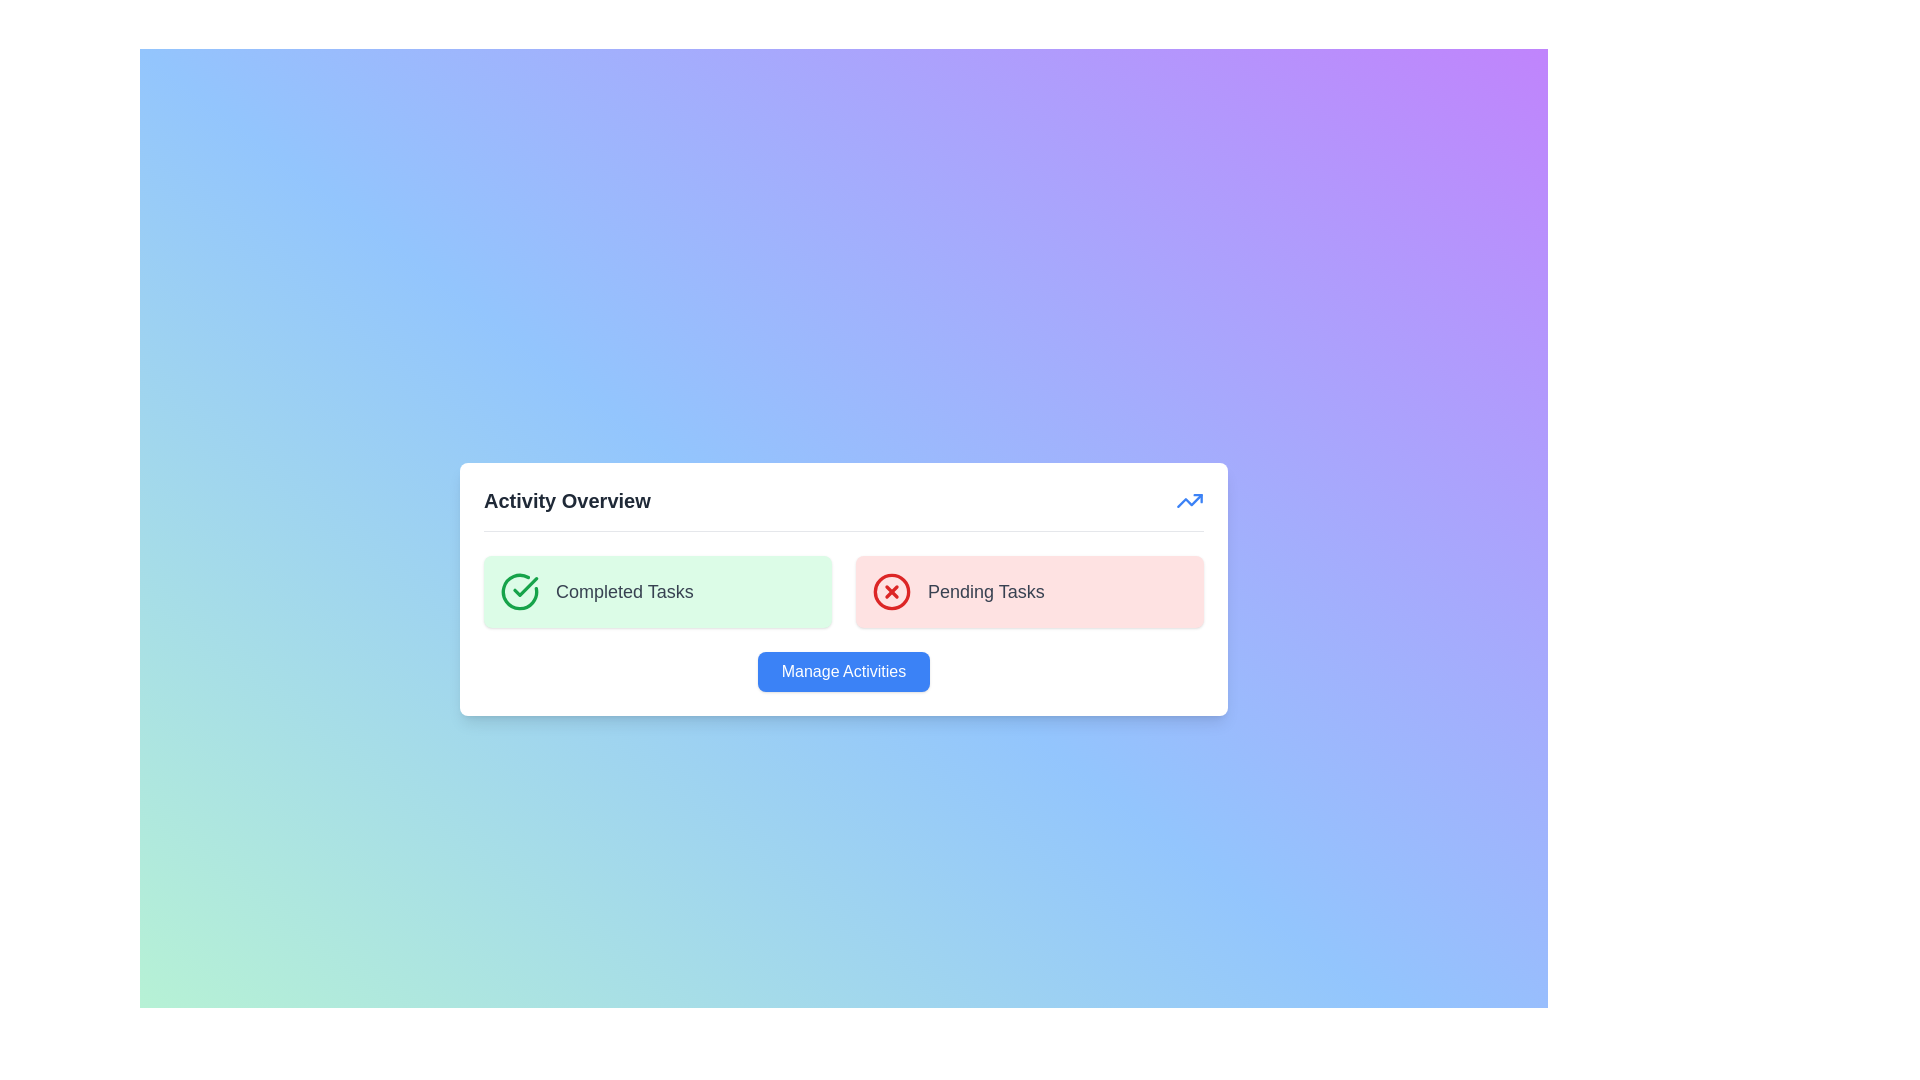 Image resolution: width=1920 pixels, height=1080 pixels. Describe the element at coordinates (891, 589) in the screenshot. I see `the decorative icon indicating pending tasks, located to the left of the 'Pending Tasks' text within the red box on the rectangular card` at that location.